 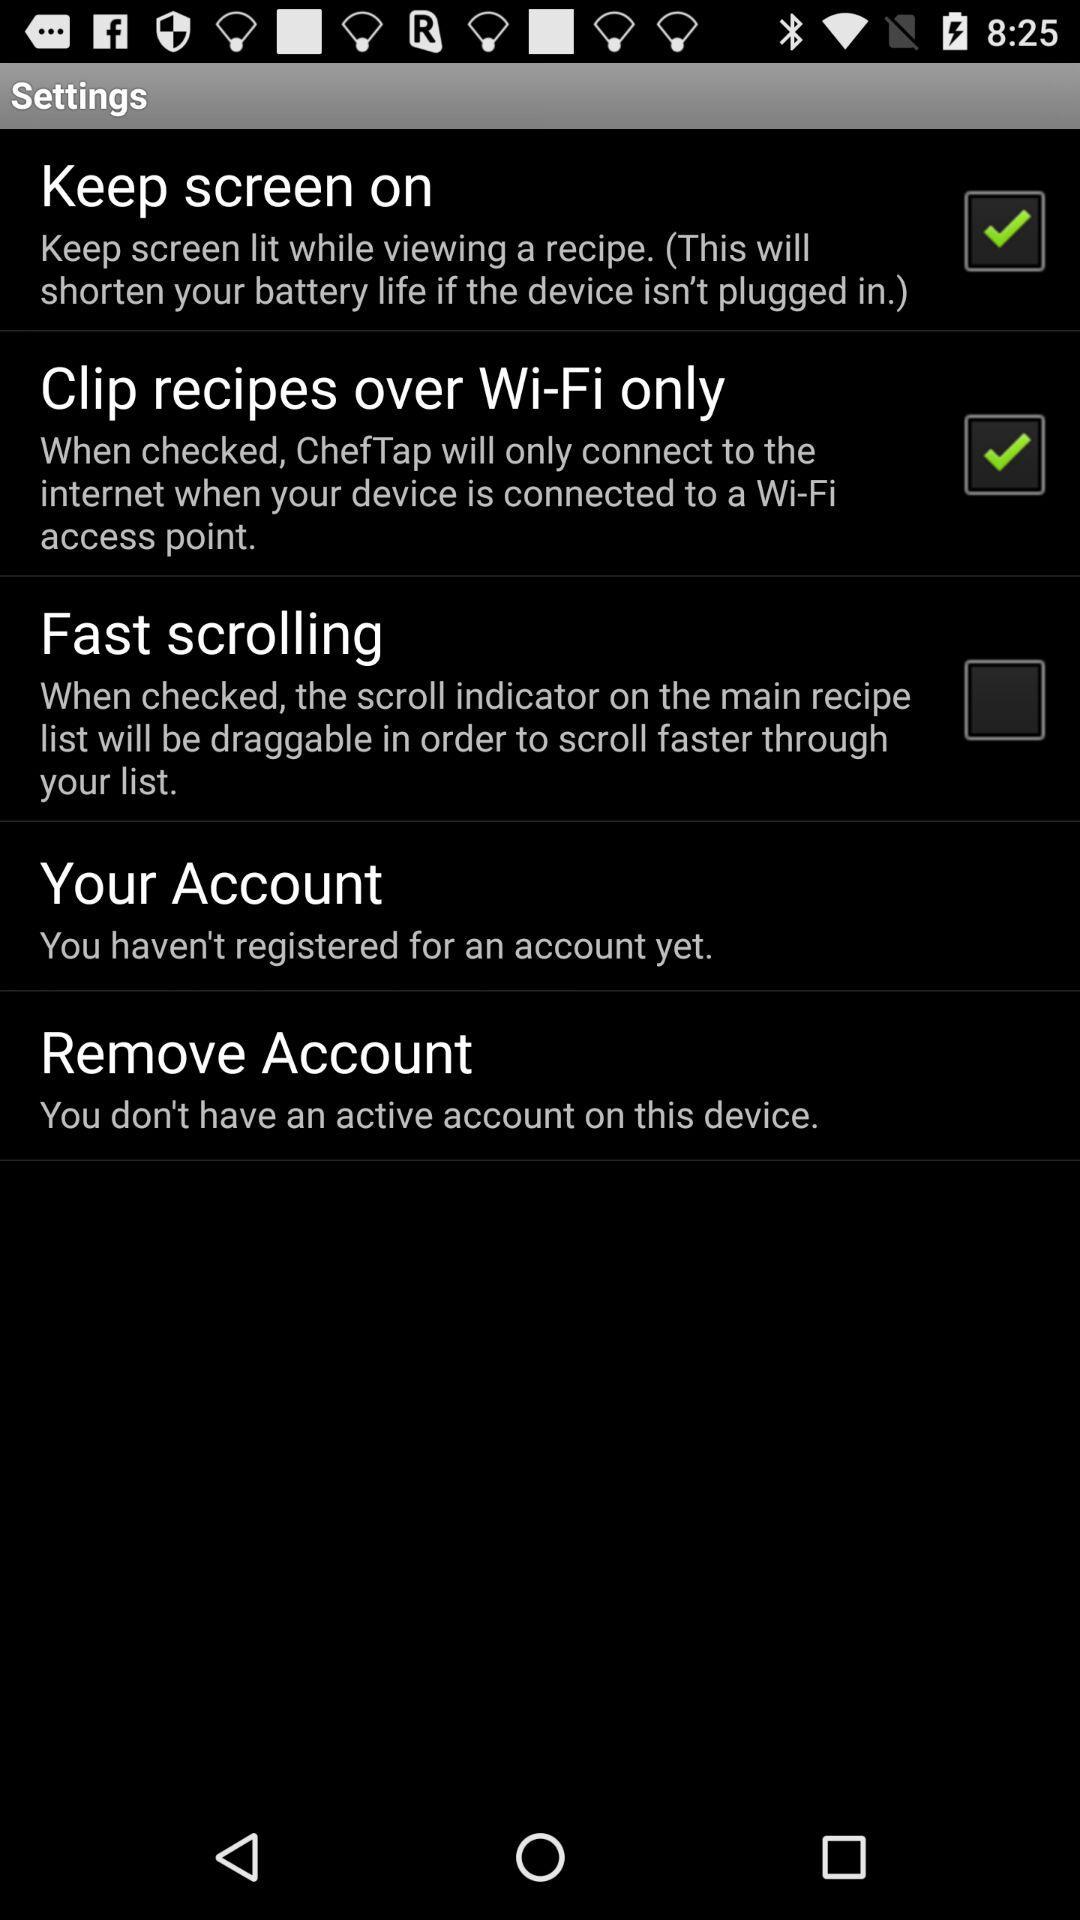 What do you see at coordinates (211, 880) in the screenshot?
I see `item below when checked the` at bounding box center [211, 880].